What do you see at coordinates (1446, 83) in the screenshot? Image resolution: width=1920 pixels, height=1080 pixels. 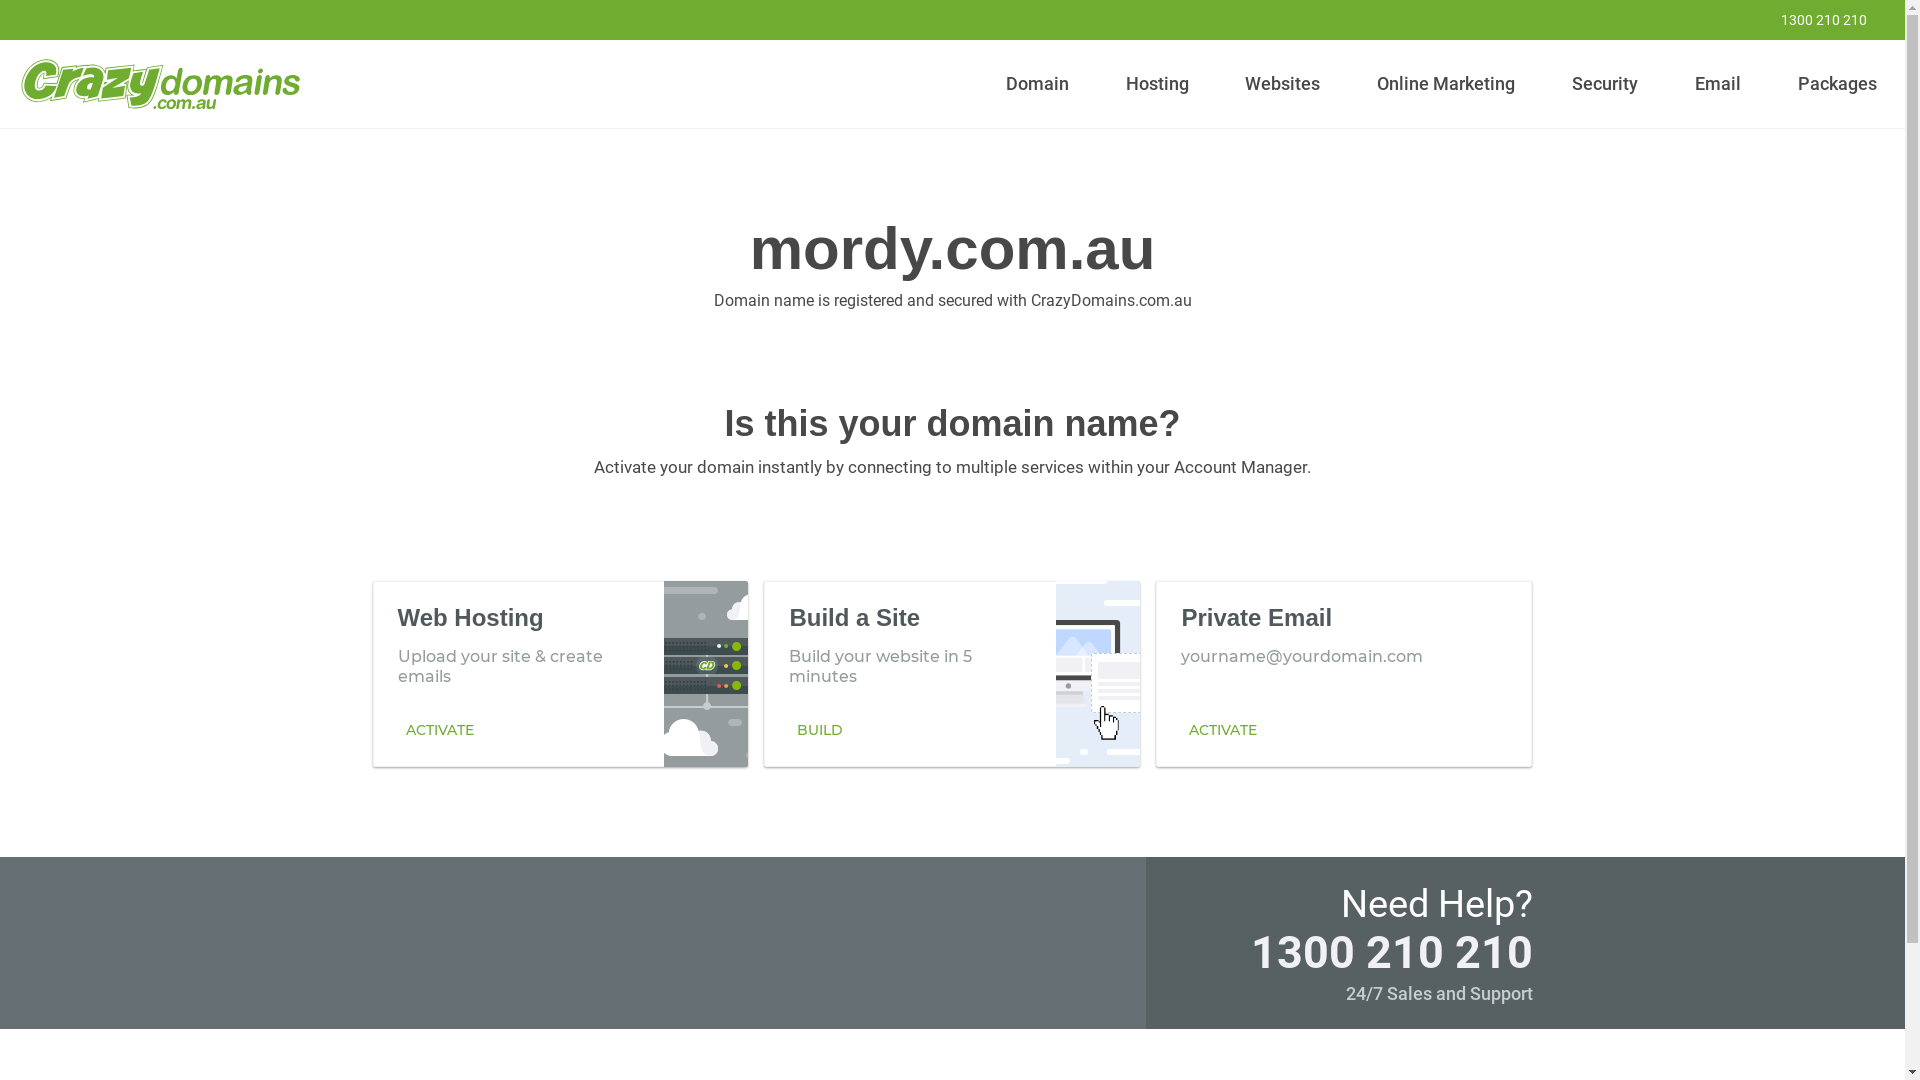 I see `'Online Marketing'` at bounding box center [1446, 83].